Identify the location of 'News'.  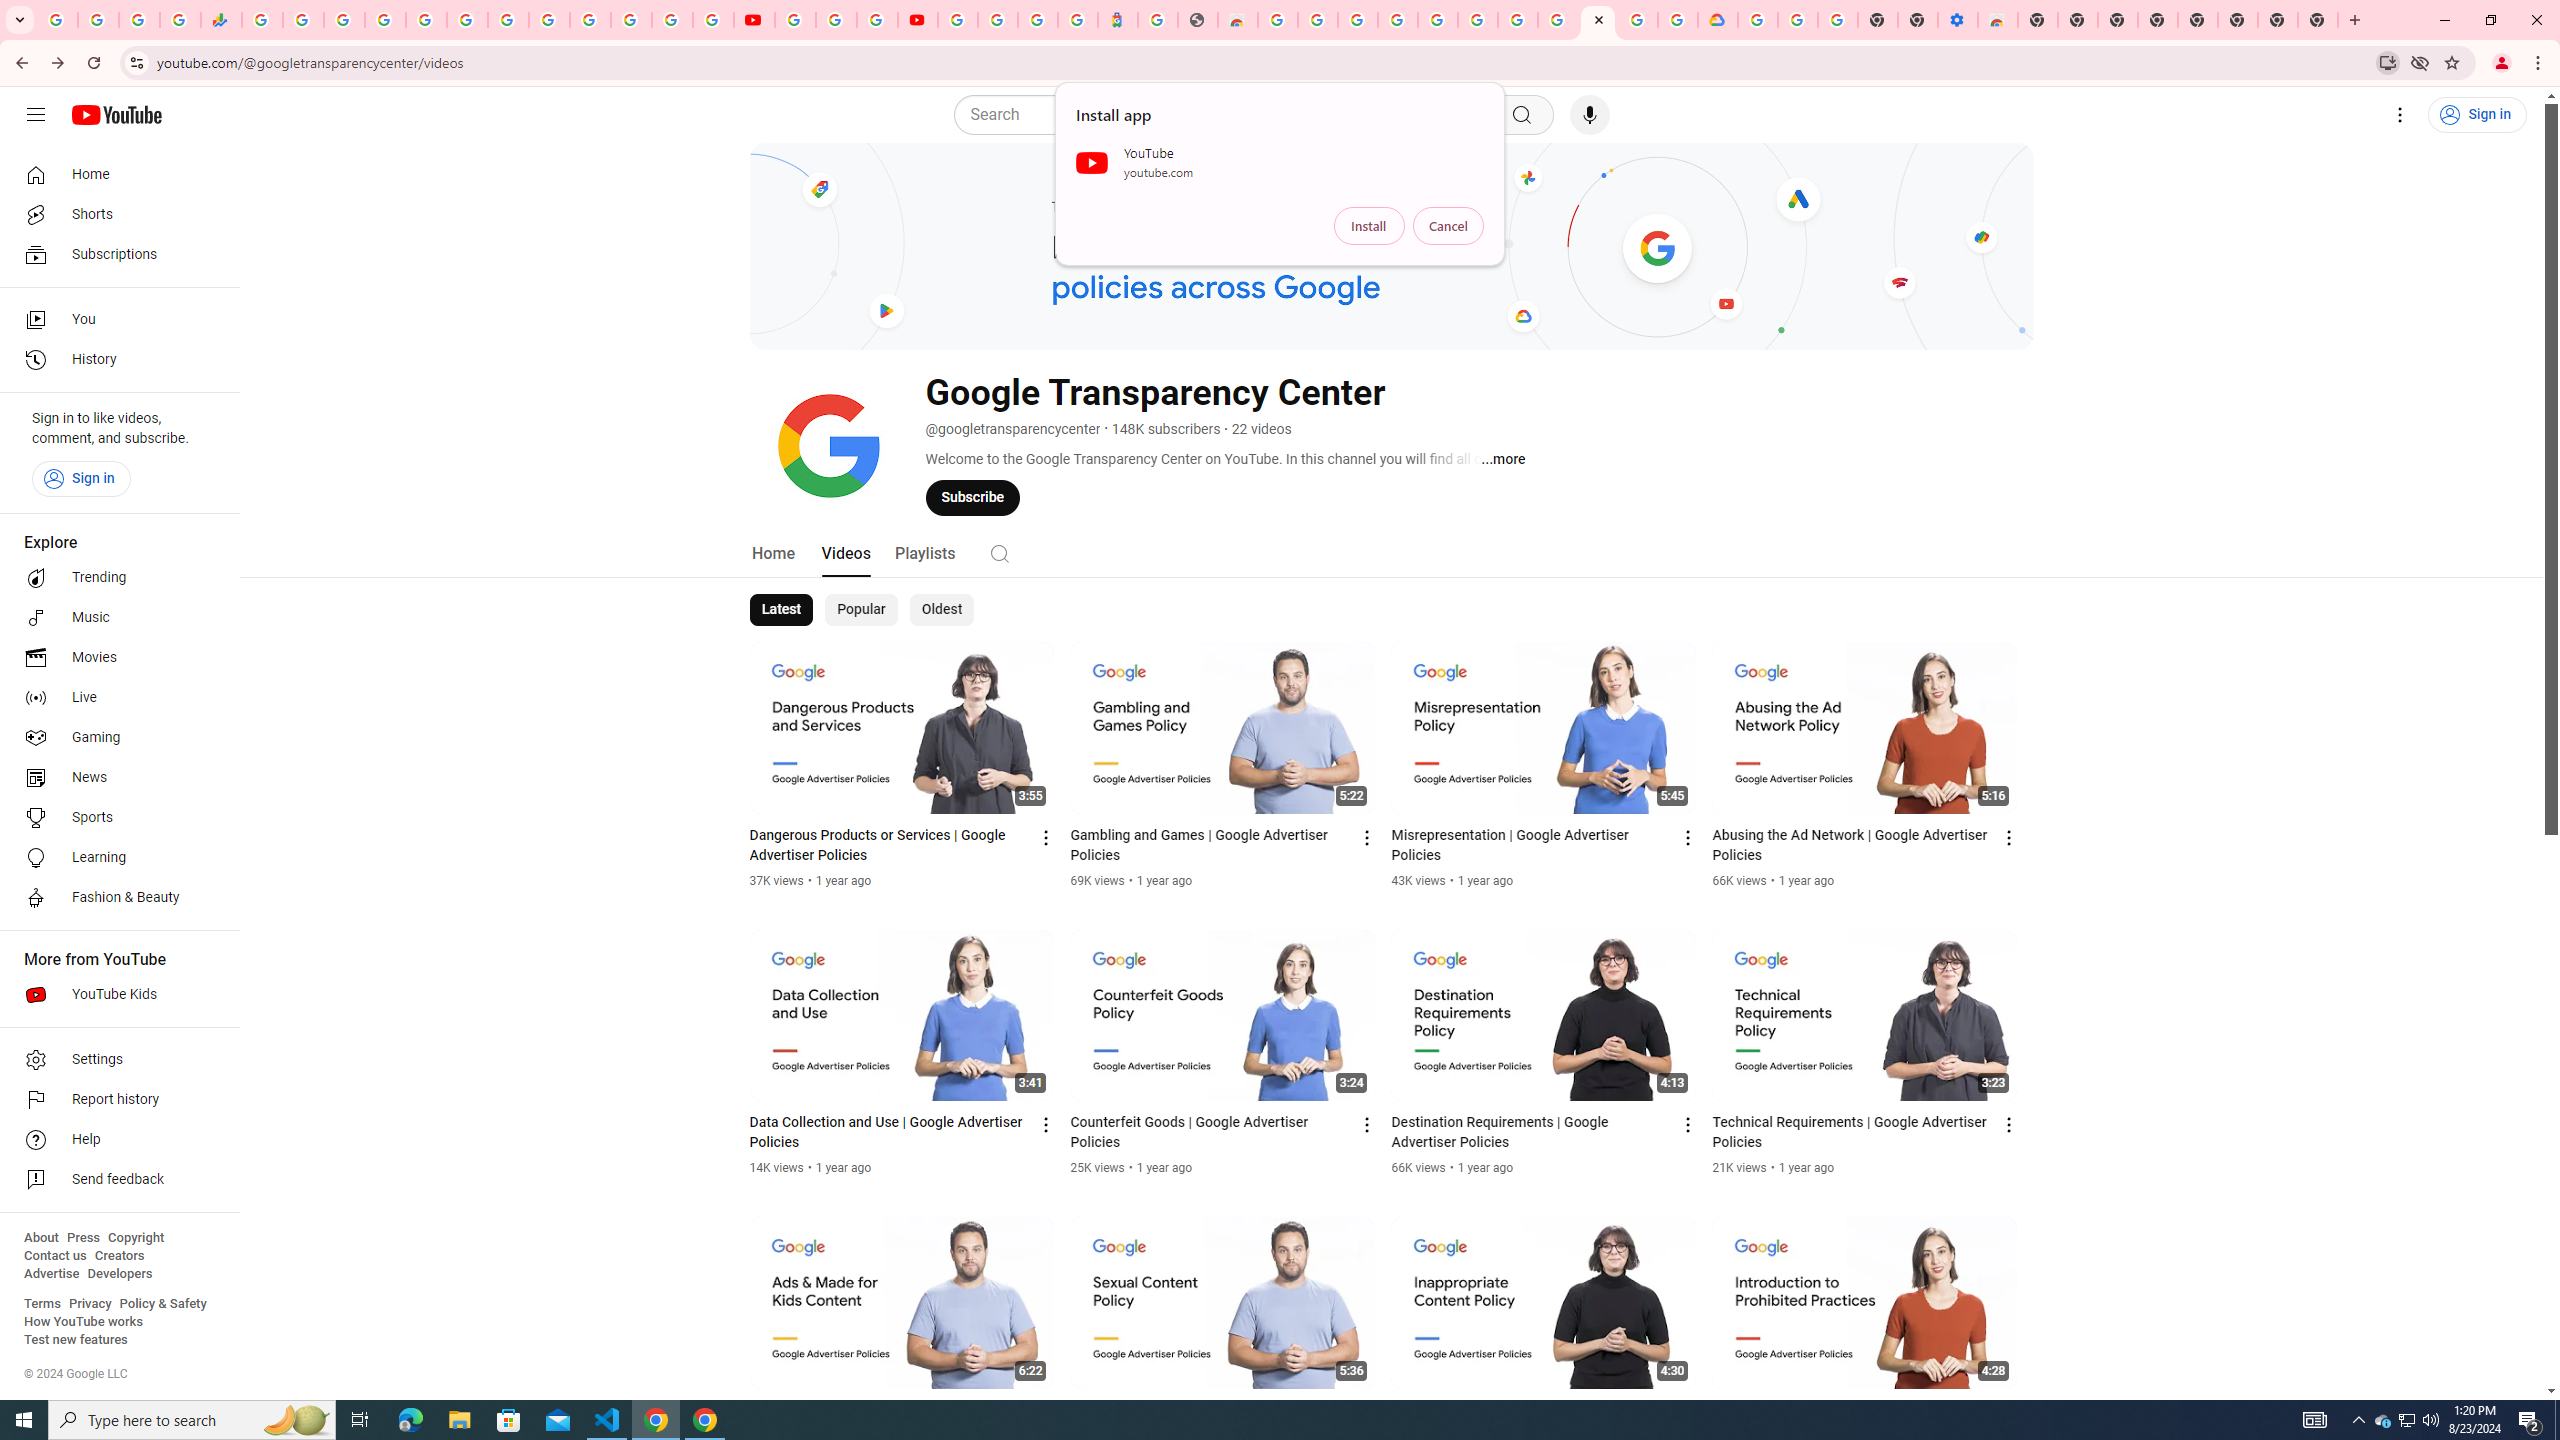
(113, 777).